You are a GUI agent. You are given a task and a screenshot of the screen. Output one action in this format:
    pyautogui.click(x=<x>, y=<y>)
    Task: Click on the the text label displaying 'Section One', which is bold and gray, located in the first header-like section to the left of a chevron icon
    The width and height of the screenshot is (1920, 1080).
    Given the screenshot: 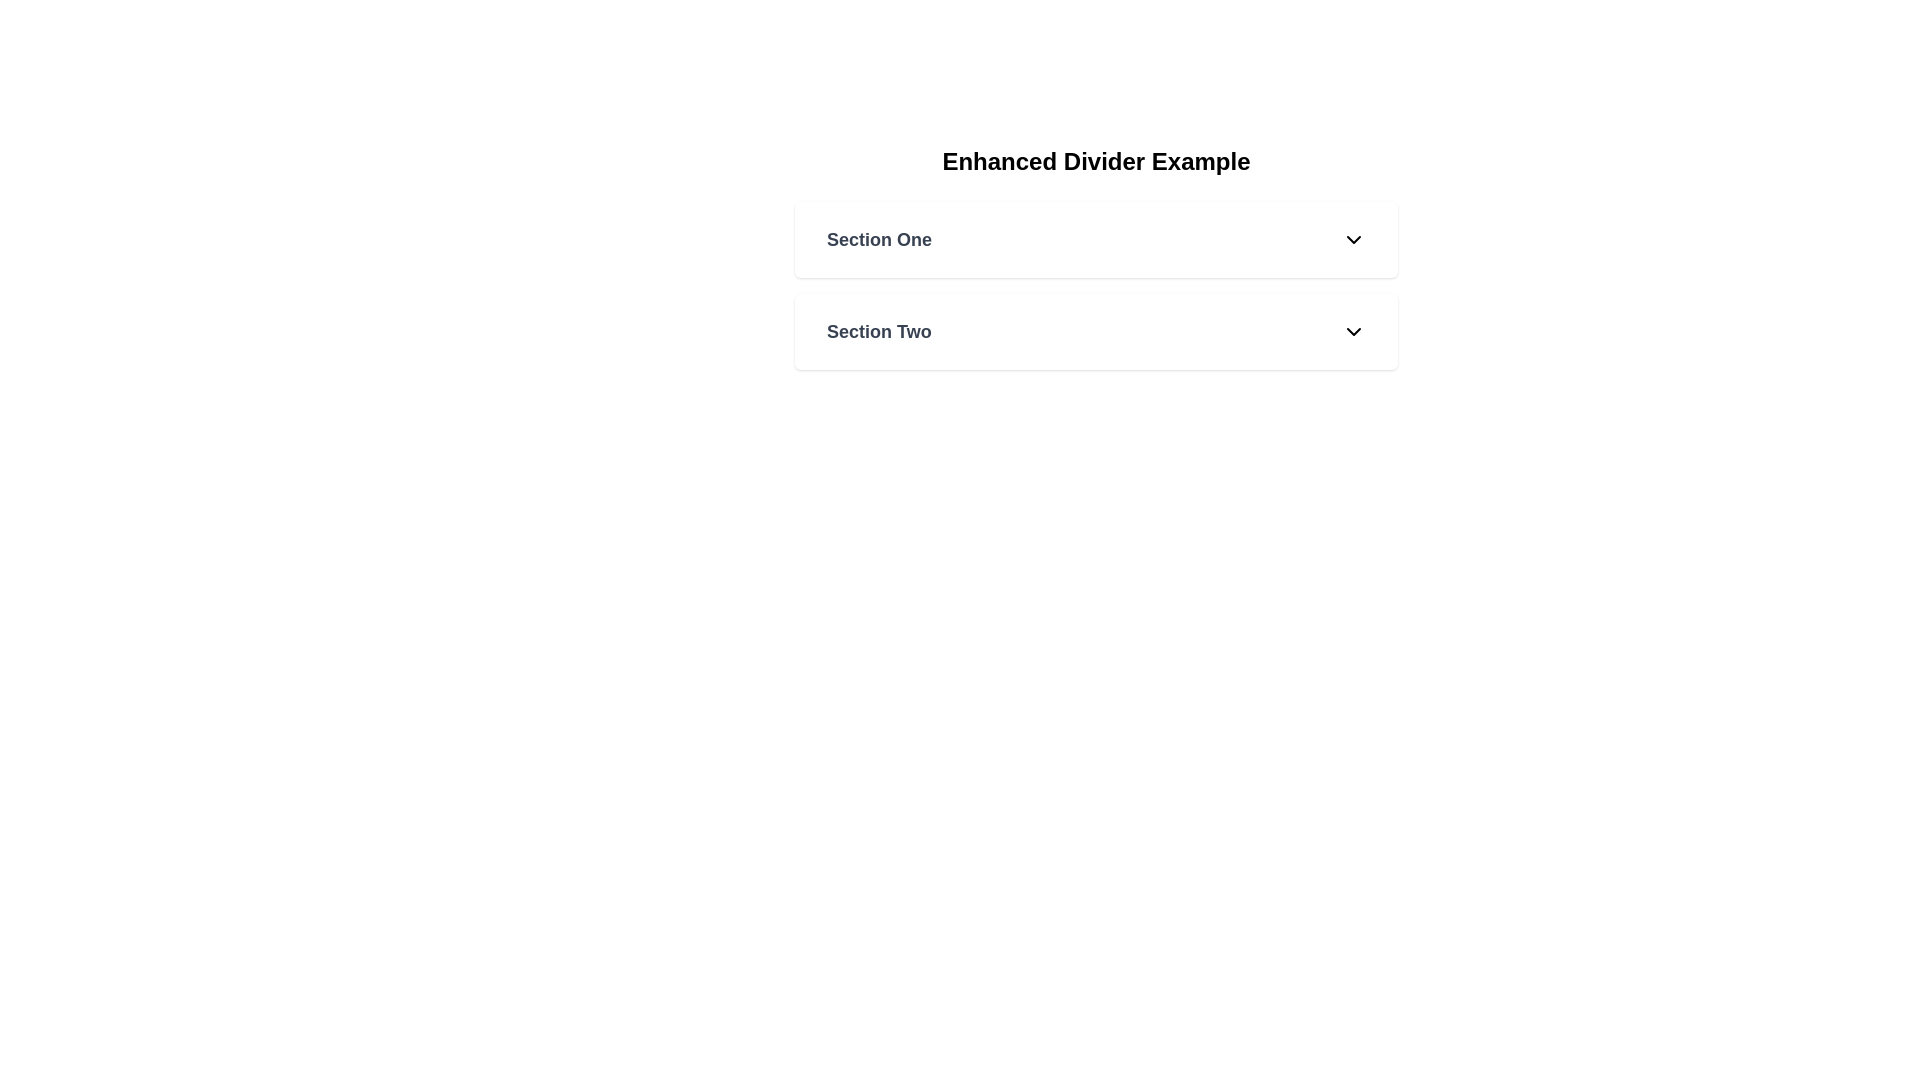 What is the action you would take?
    pyautogui.click(x=879, y=238)
    